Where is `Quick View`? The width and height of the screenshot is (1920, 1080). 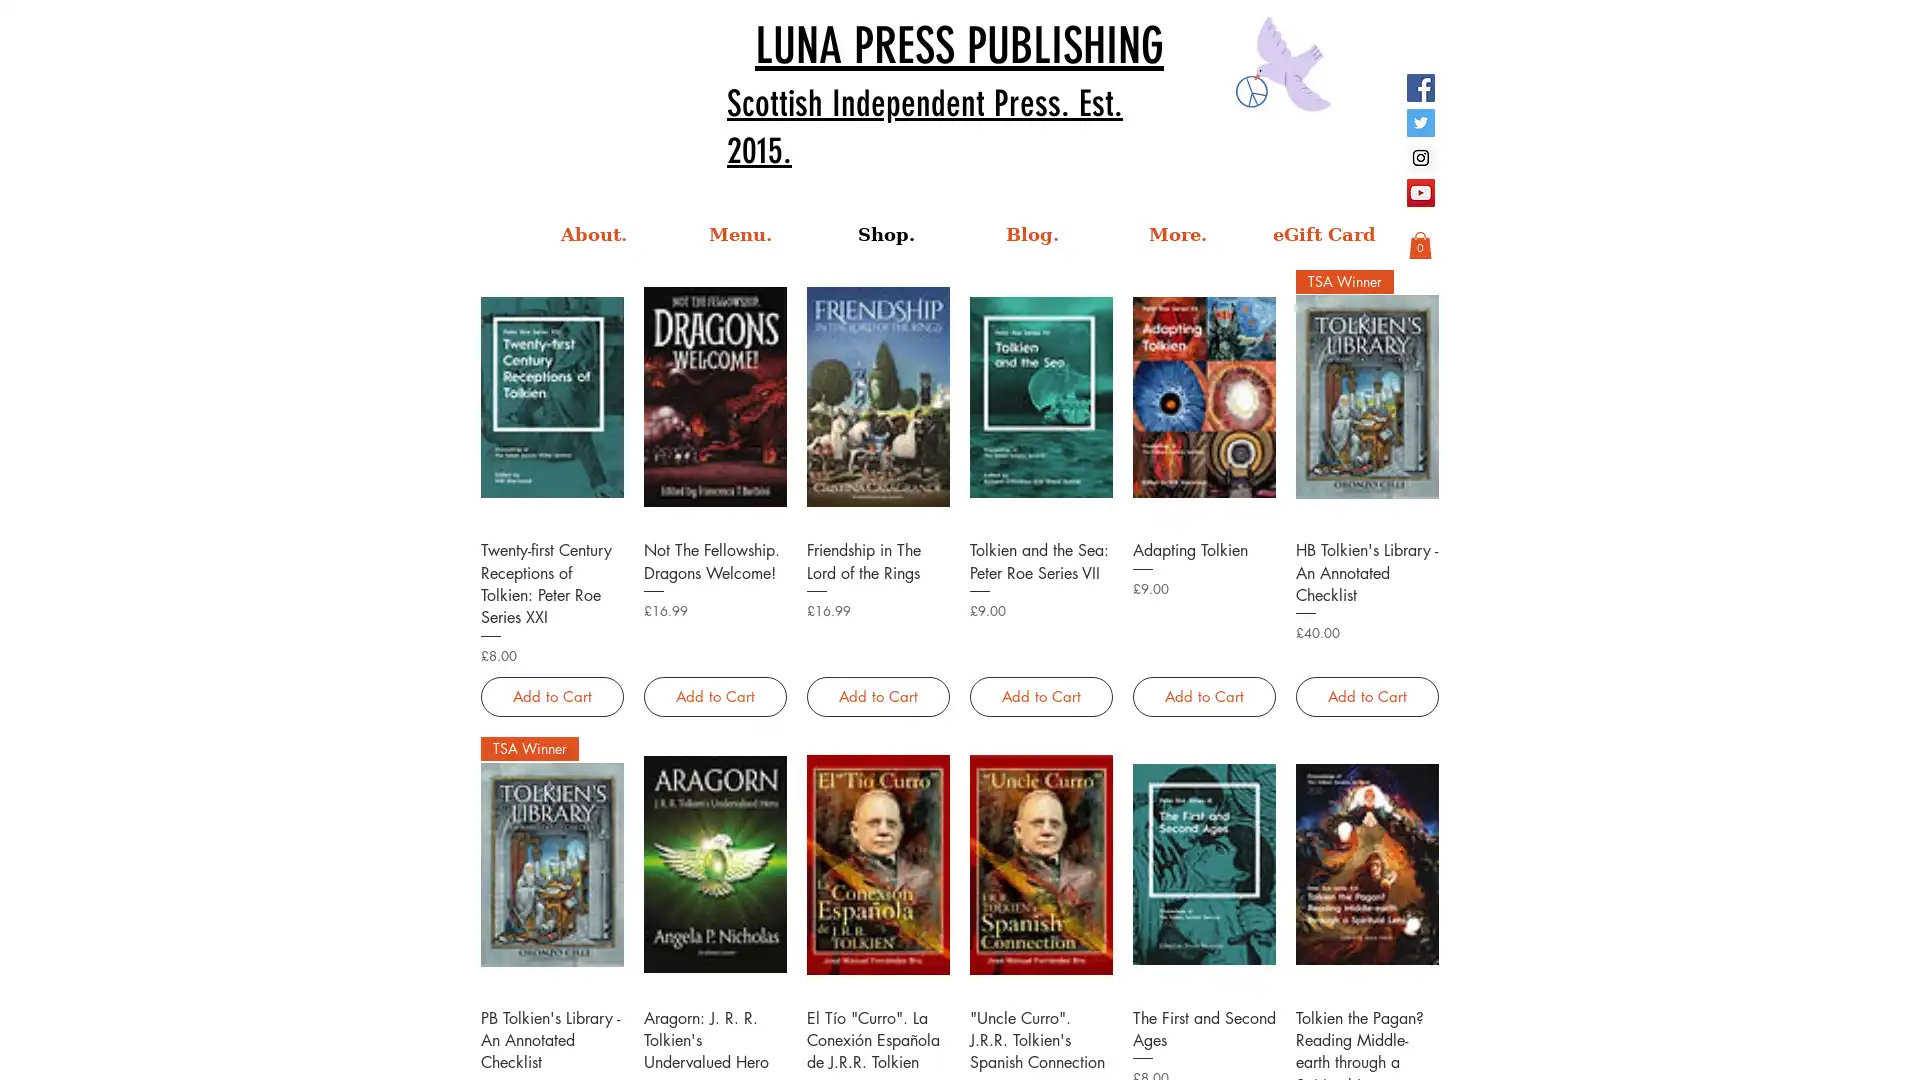
Quick View is located at coordinates (714, 1015).